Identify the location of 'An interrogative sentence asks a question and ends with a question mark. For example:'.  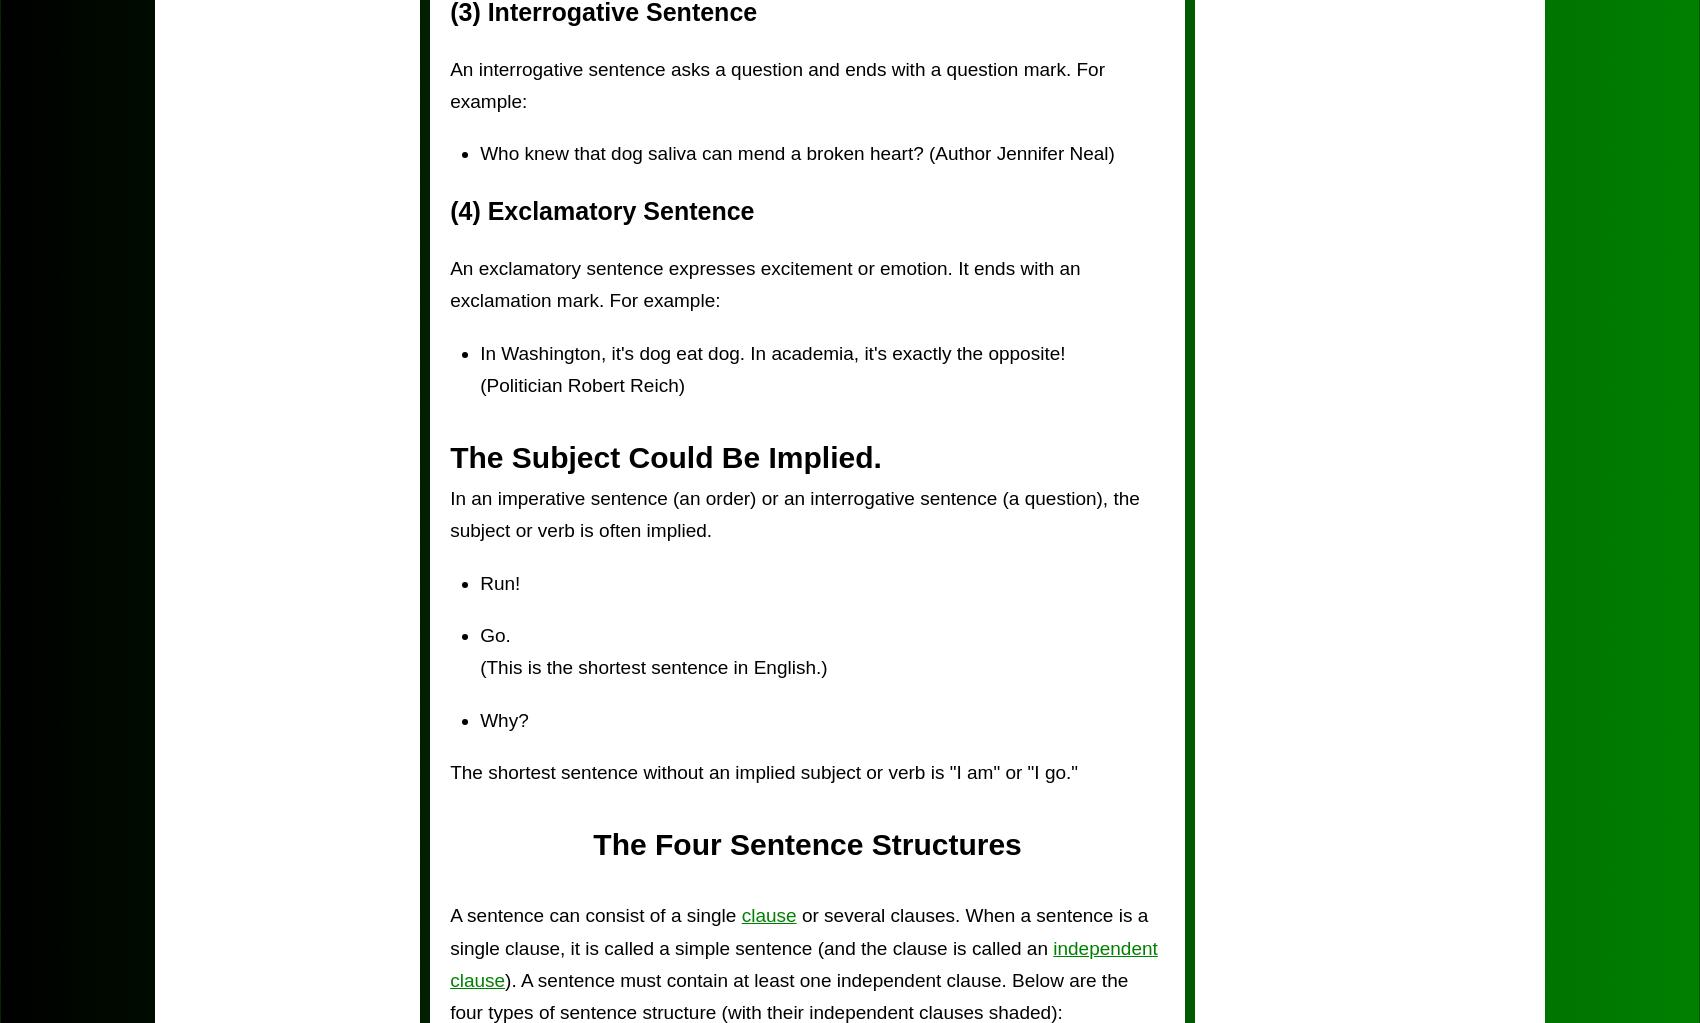
(776, 84).